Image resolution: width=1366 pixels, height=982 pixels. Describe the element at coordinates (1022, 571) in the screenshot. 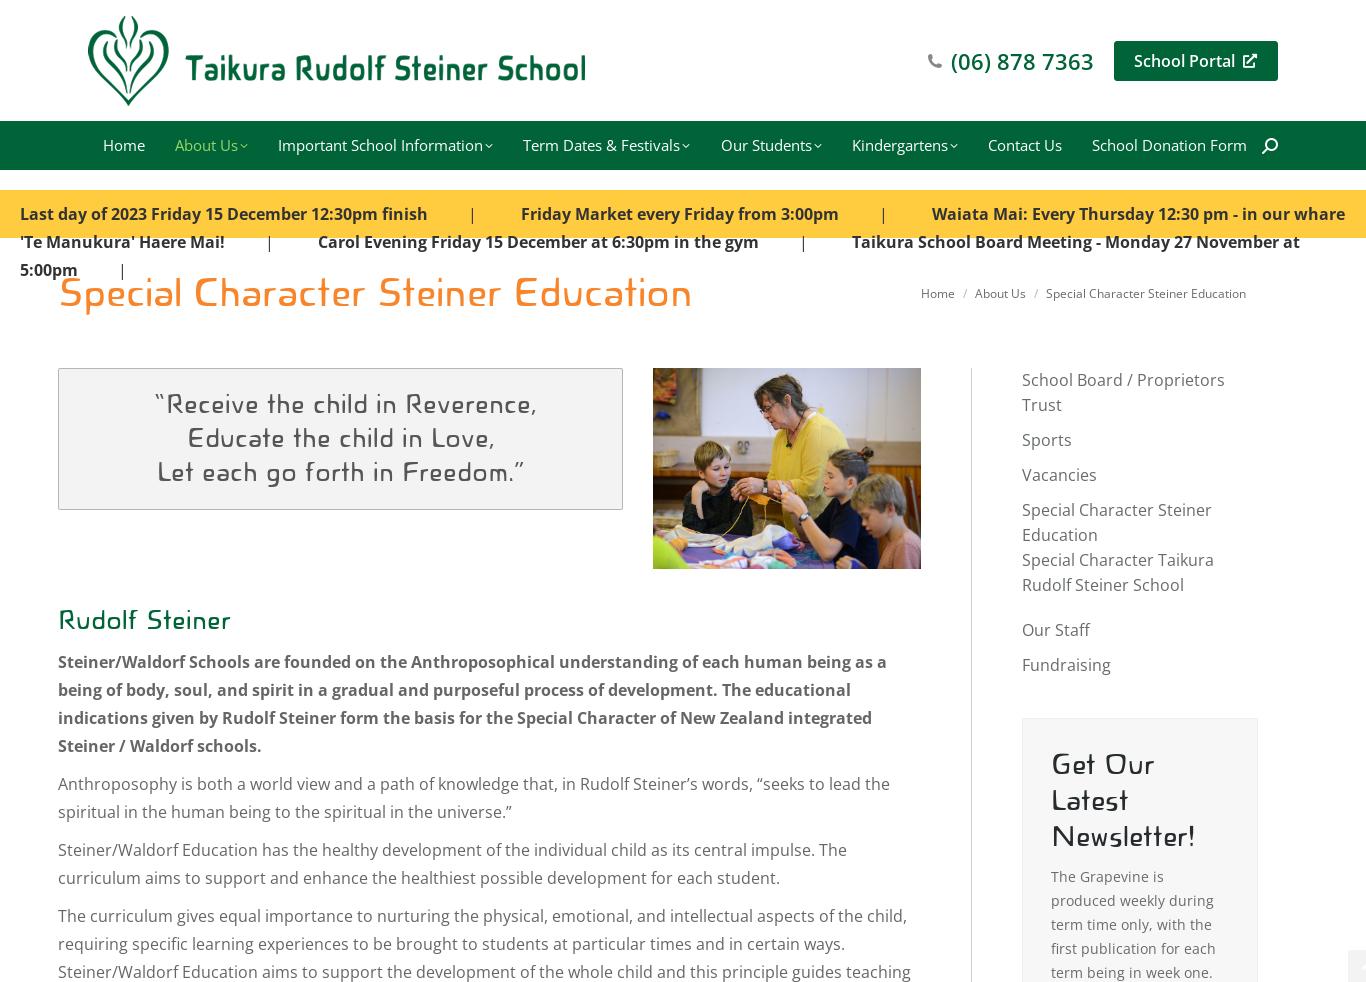

I see `'Special Character Taikura Rudolf Steiner School'` at that location.